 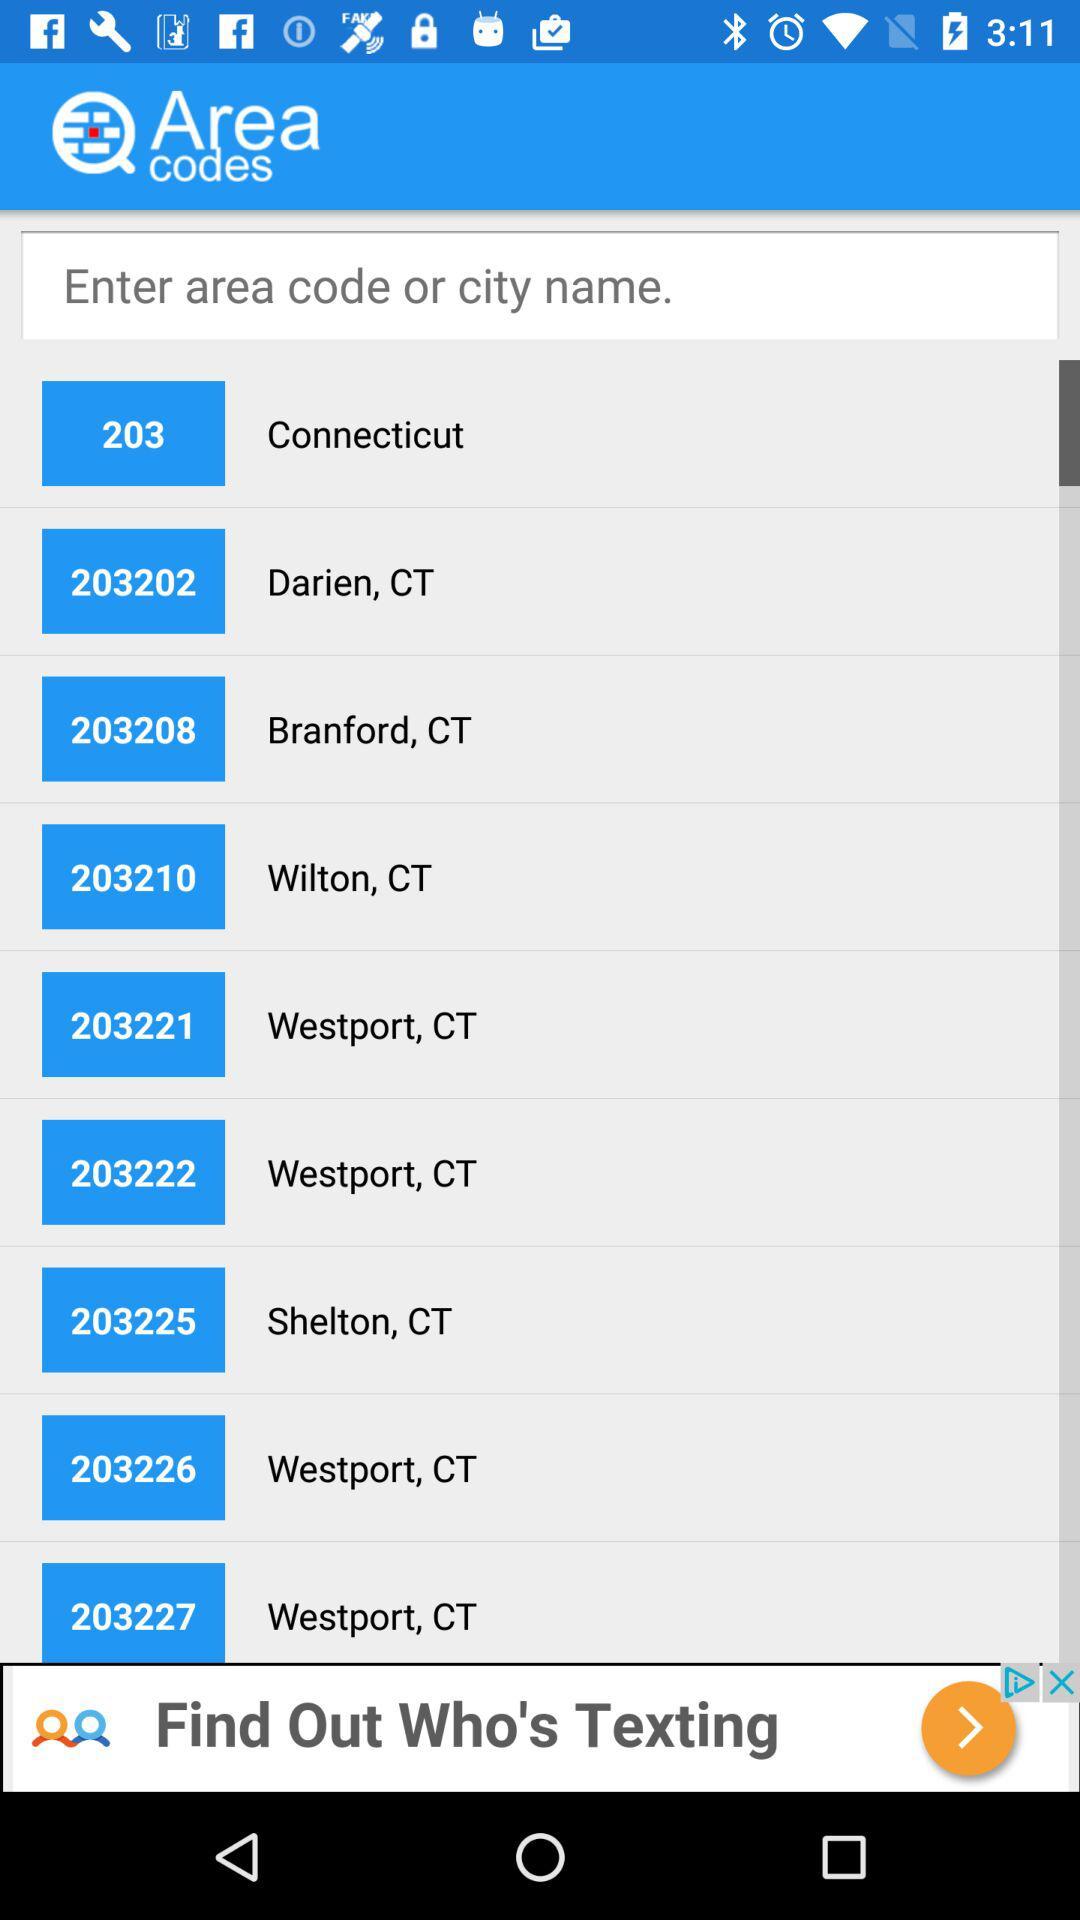 I want to click on textbox to enter area code, so click(x=540, y=283).